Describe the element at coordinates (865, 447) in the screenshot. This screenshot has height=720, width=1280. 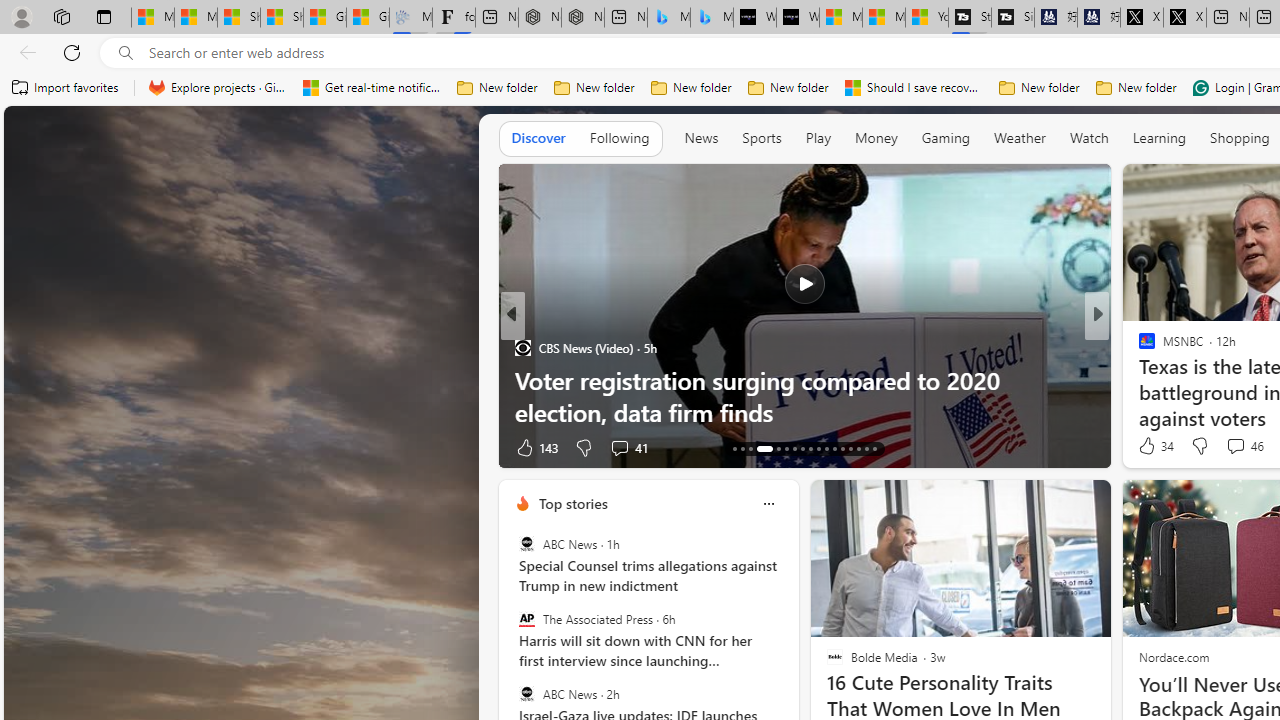
I see `'AutomationID: tab-41'` at that location.